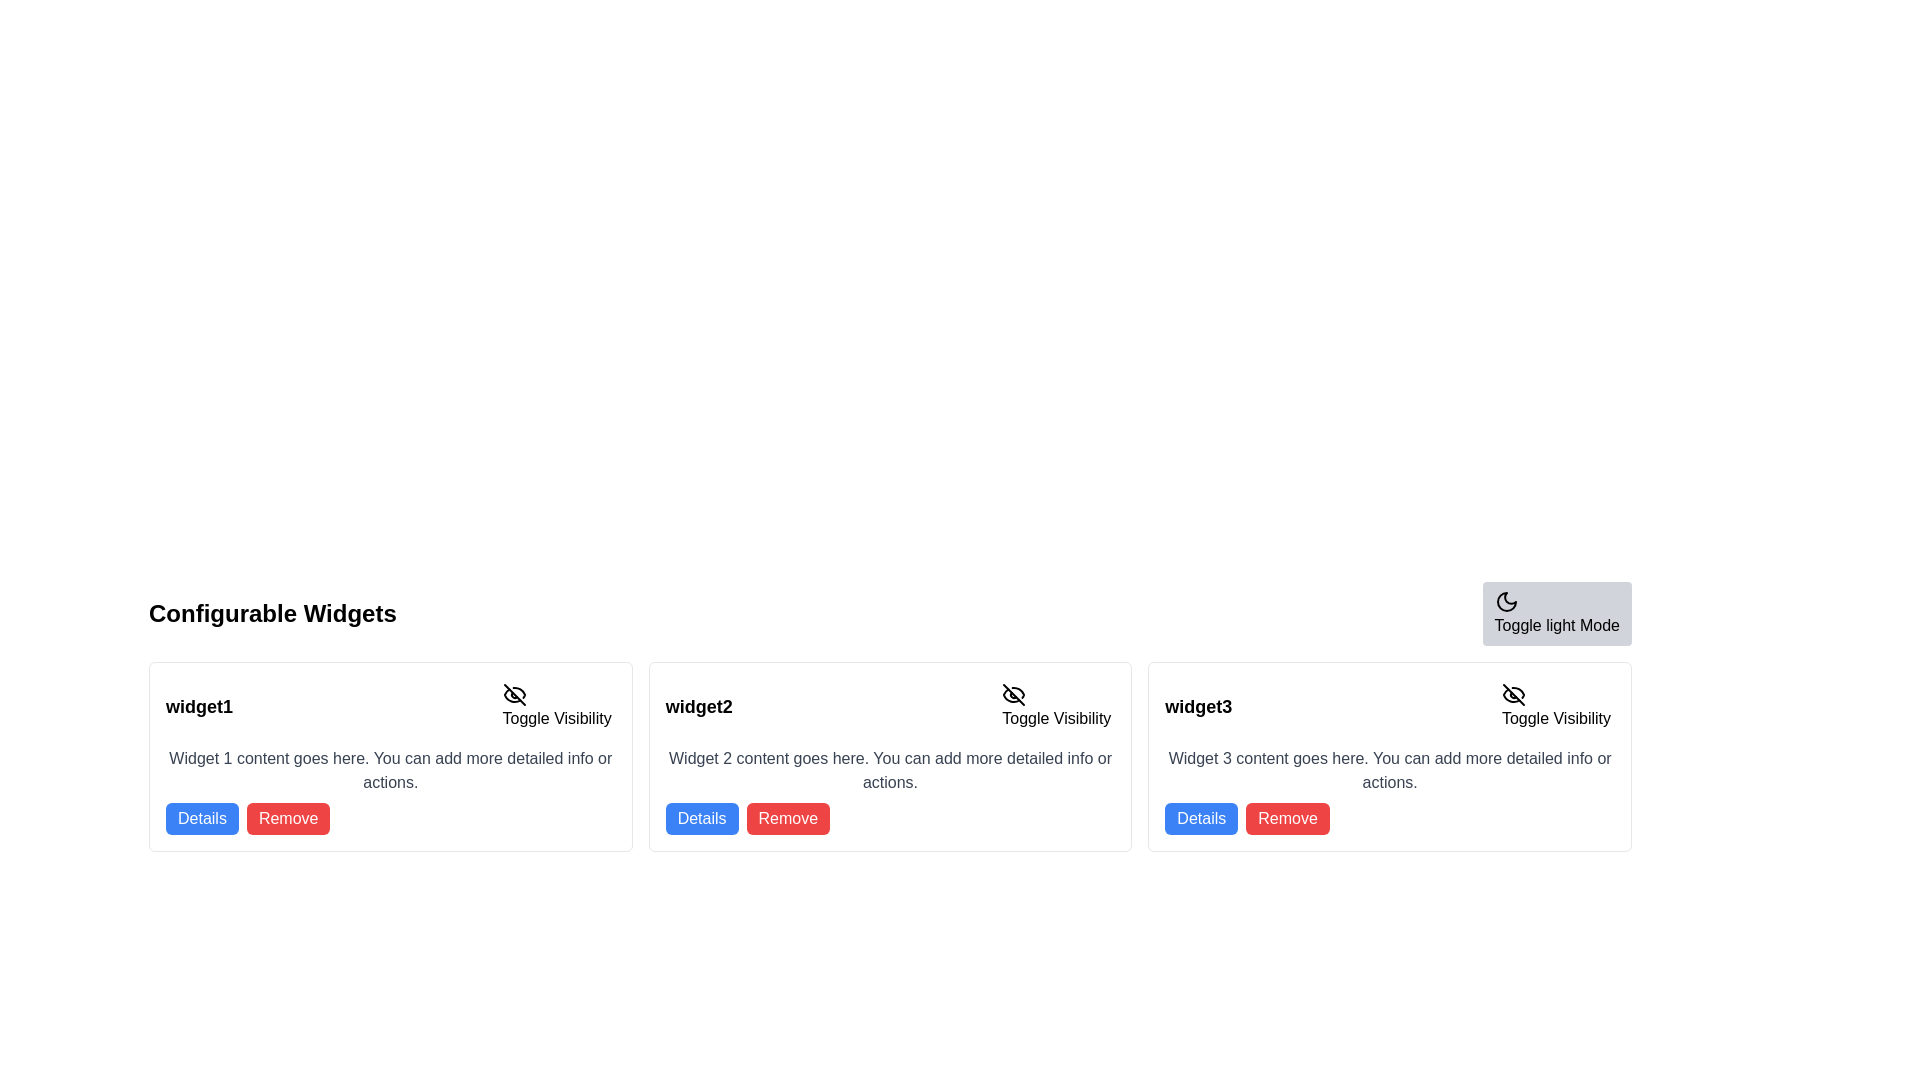 The height and width of the screenshot is (1080, 1920). What do you see at coordinates (514, 693) in the screenshot?
I see `the toggle visibility icon located in the top-right edge of the first widget under the label 'Toggle Visibility'` at bounding box center [514, 693].